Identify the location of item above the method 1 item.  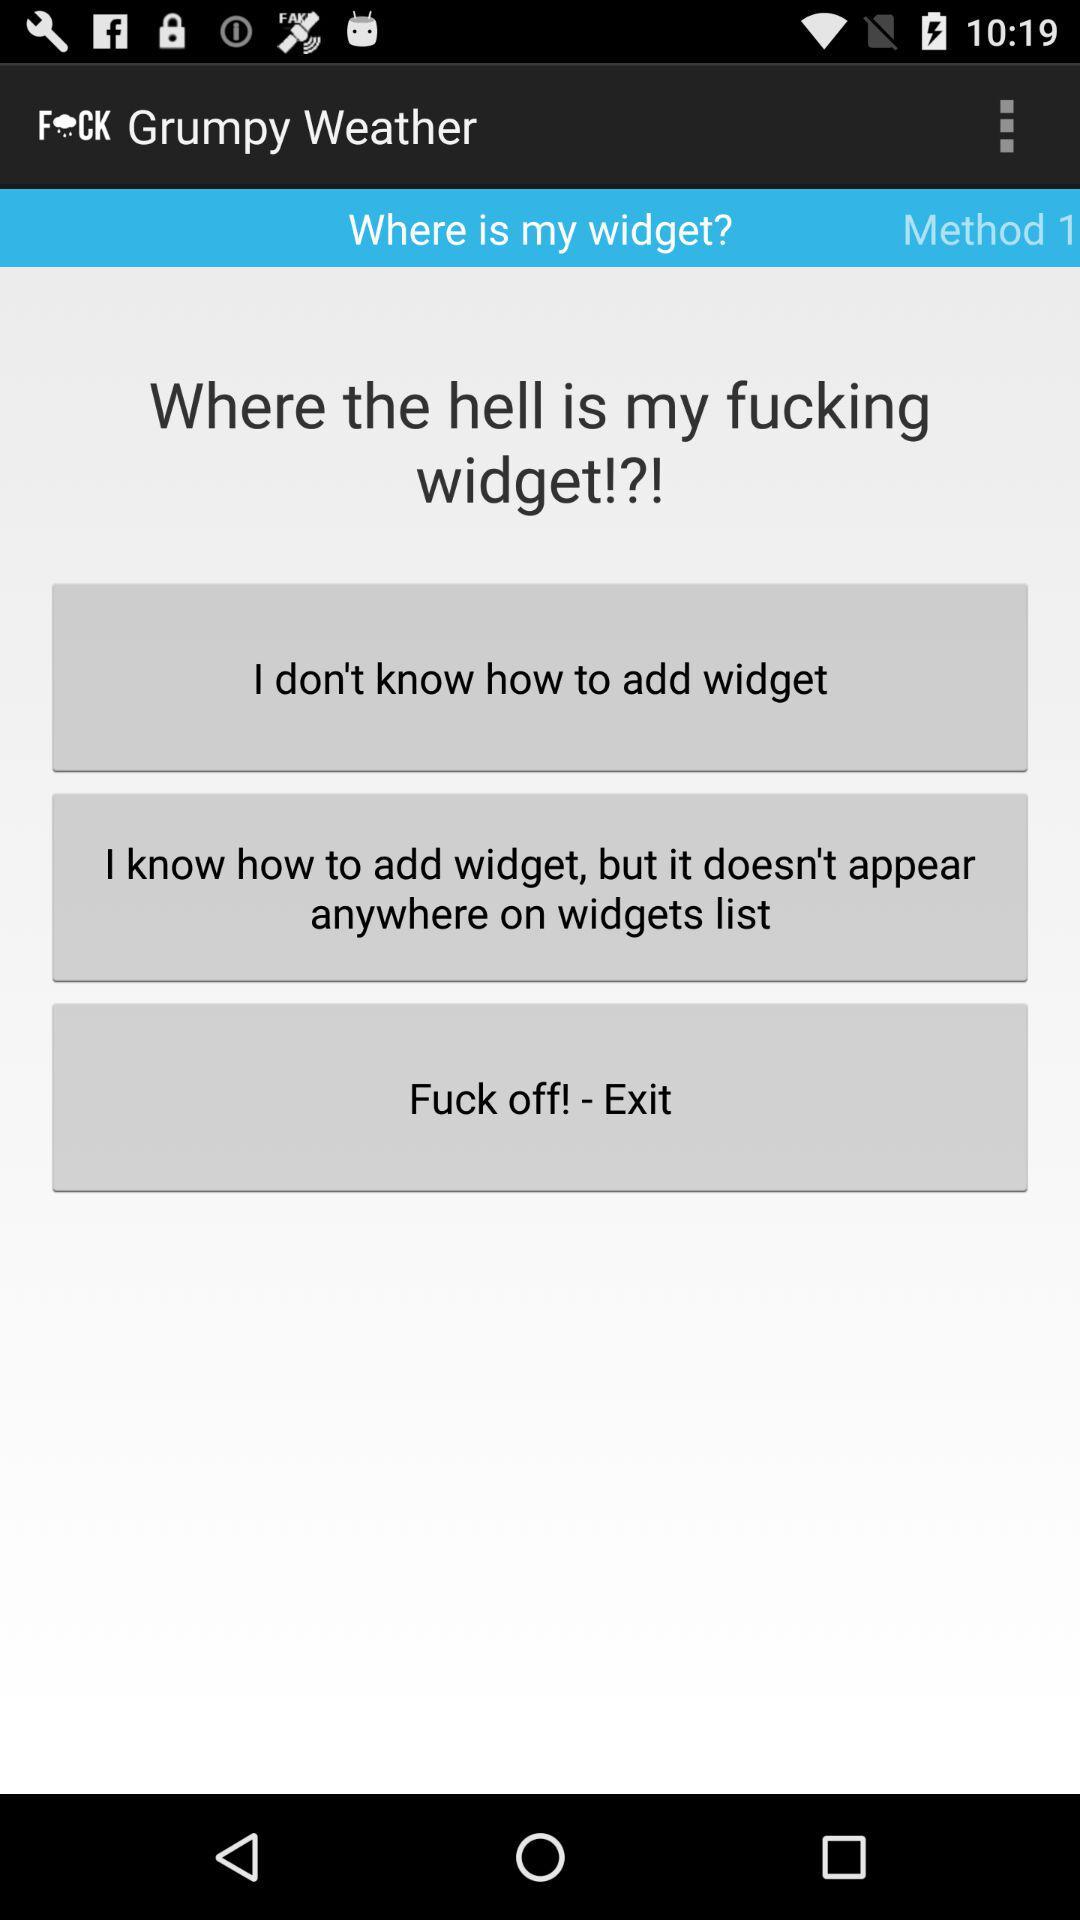
(1006, 124).